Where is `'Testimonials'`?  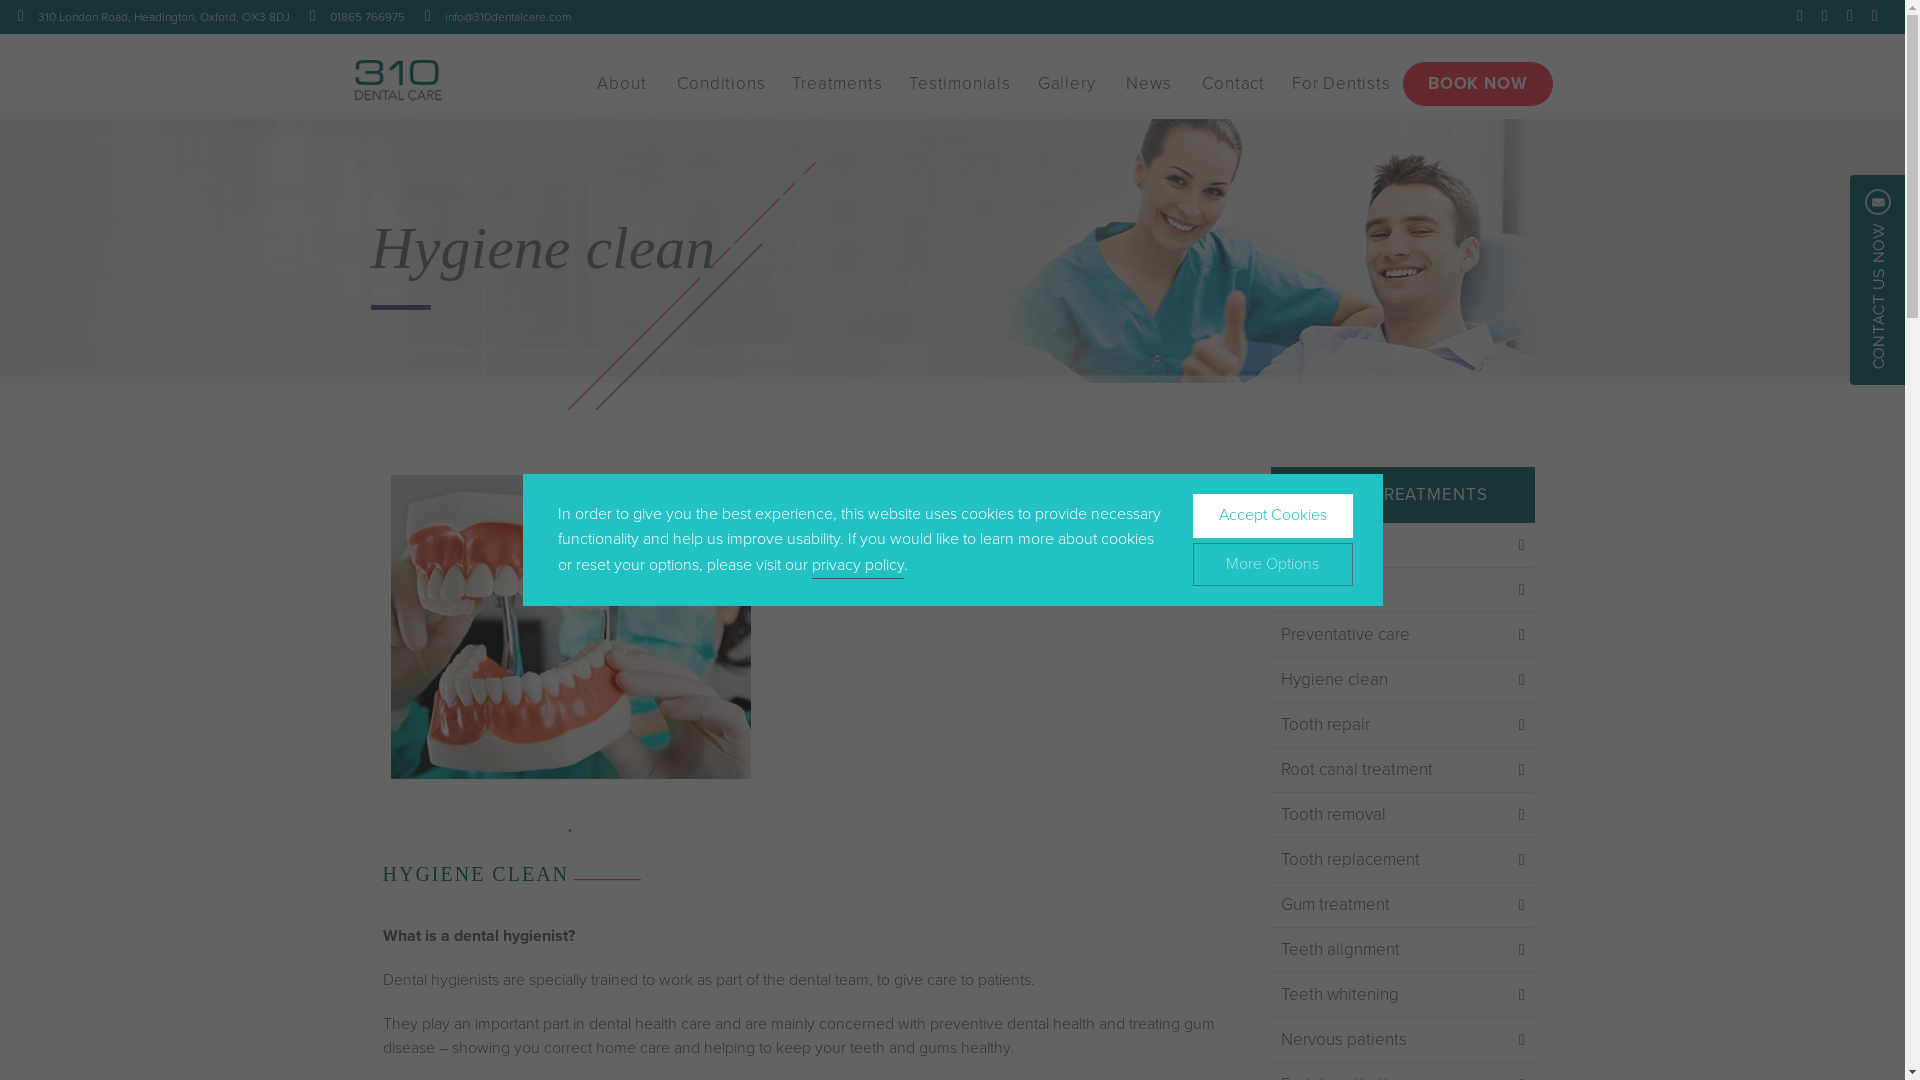 'Testimonials' is located at coordinates (960, 88).